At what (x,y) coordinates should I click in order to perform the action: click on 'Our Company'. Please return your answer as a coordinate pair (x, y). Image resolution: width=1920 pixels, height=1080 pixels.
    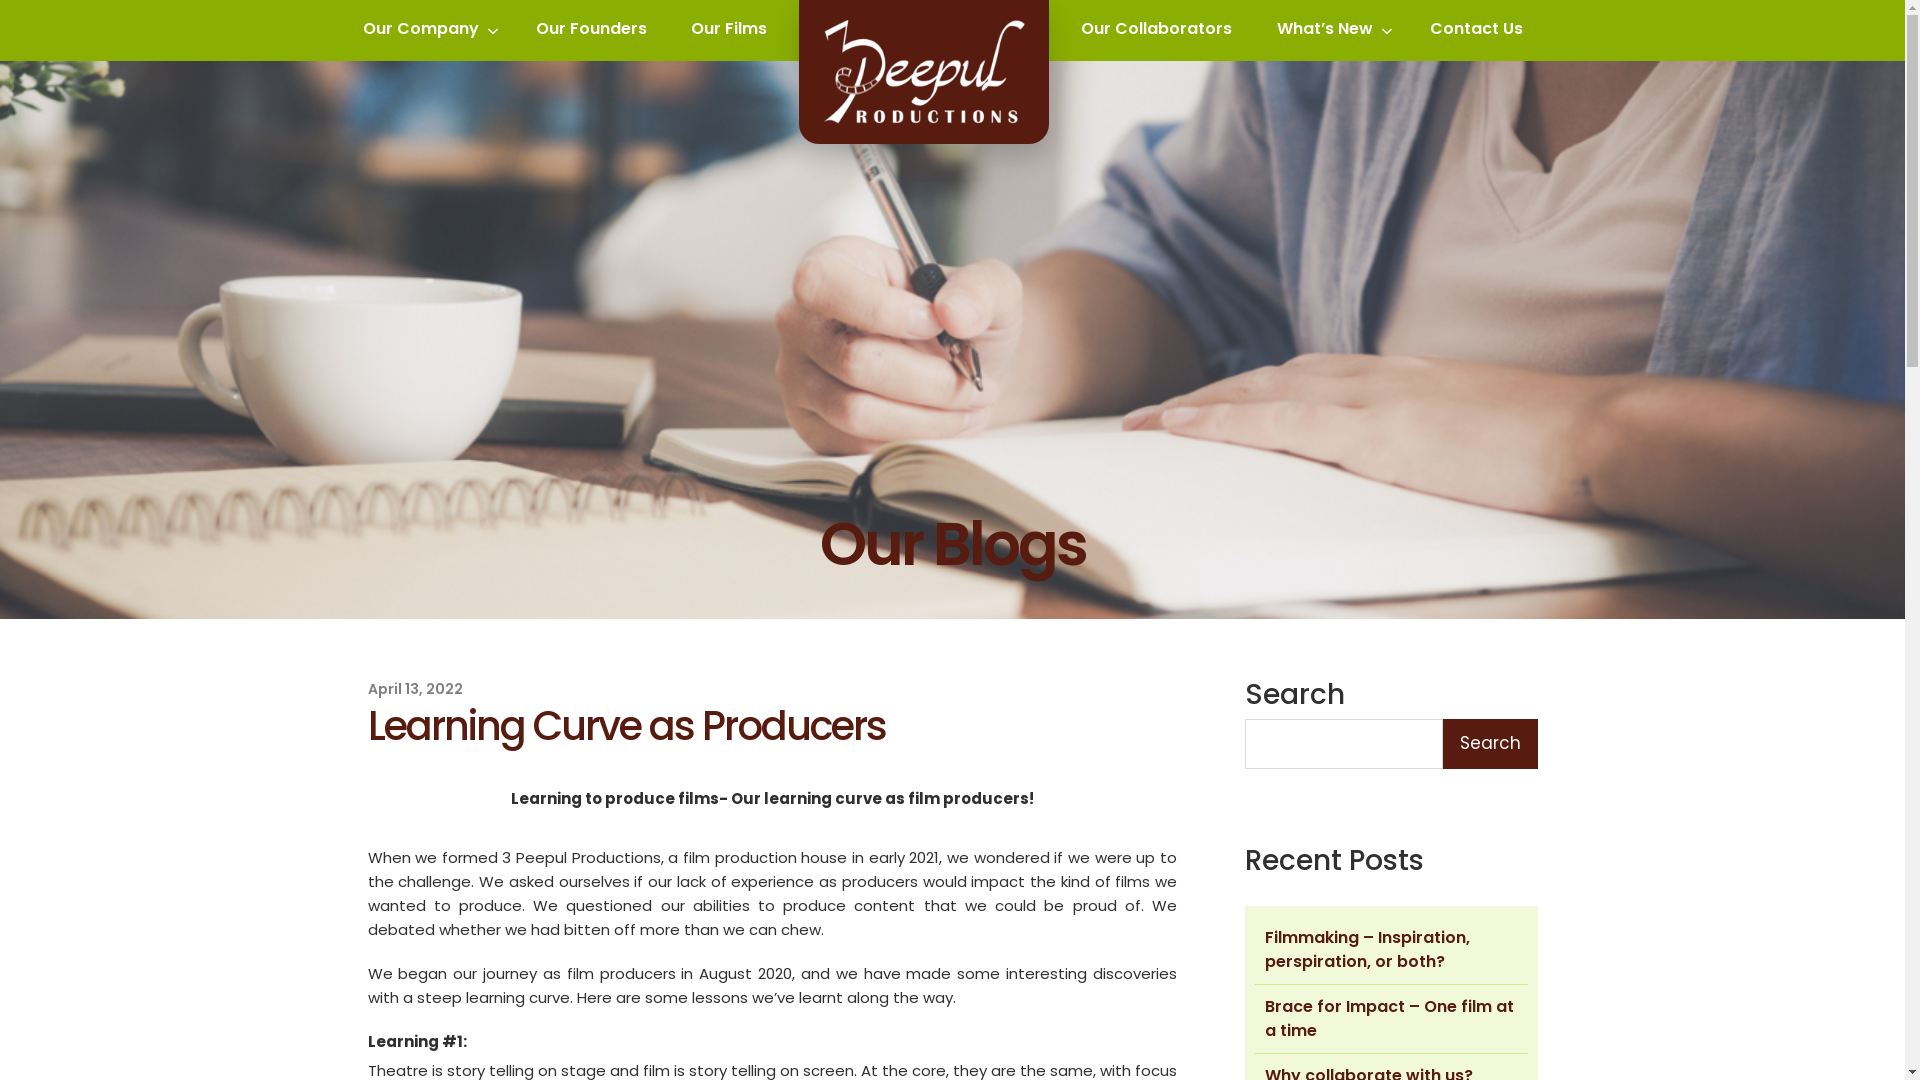
    Looking at the image, I should click on (426, 30).